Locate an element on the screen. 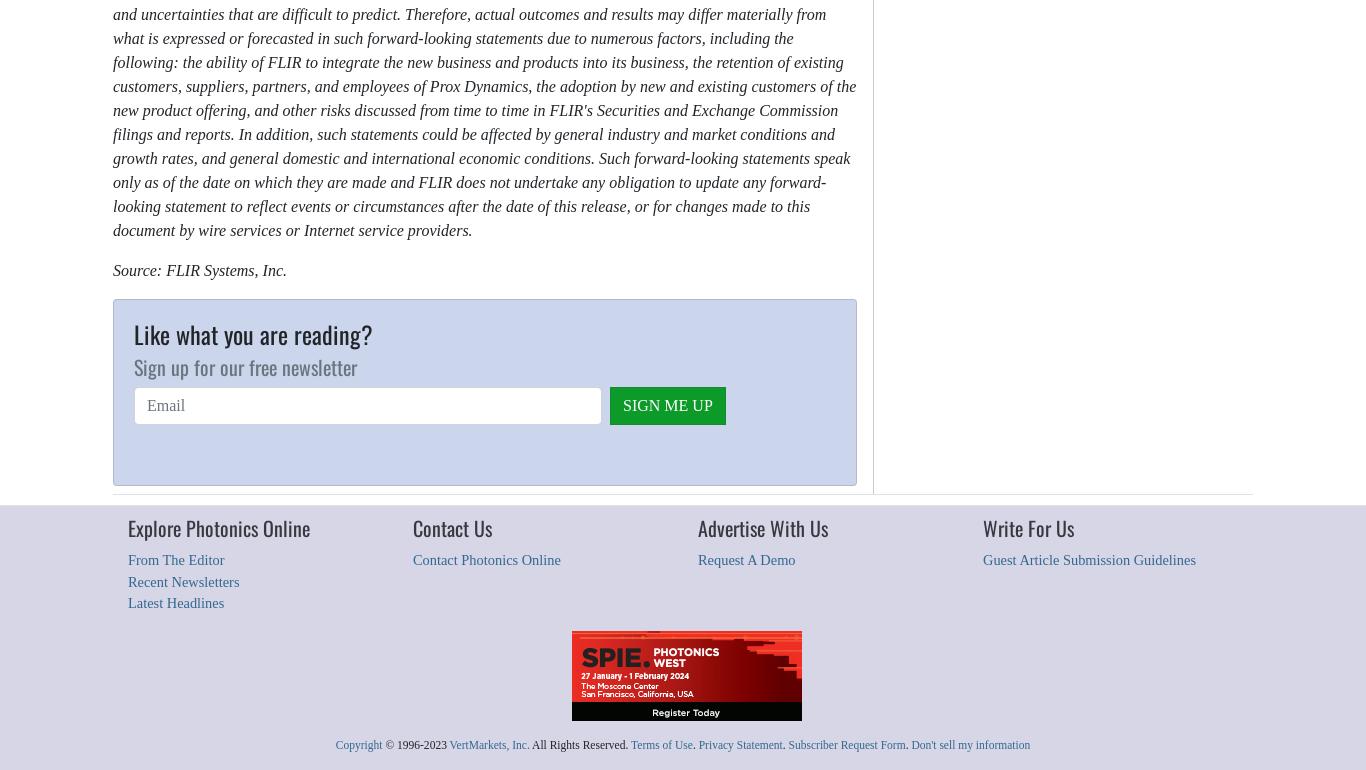  'Privacy Statement' is located at coordinates (739, 742).